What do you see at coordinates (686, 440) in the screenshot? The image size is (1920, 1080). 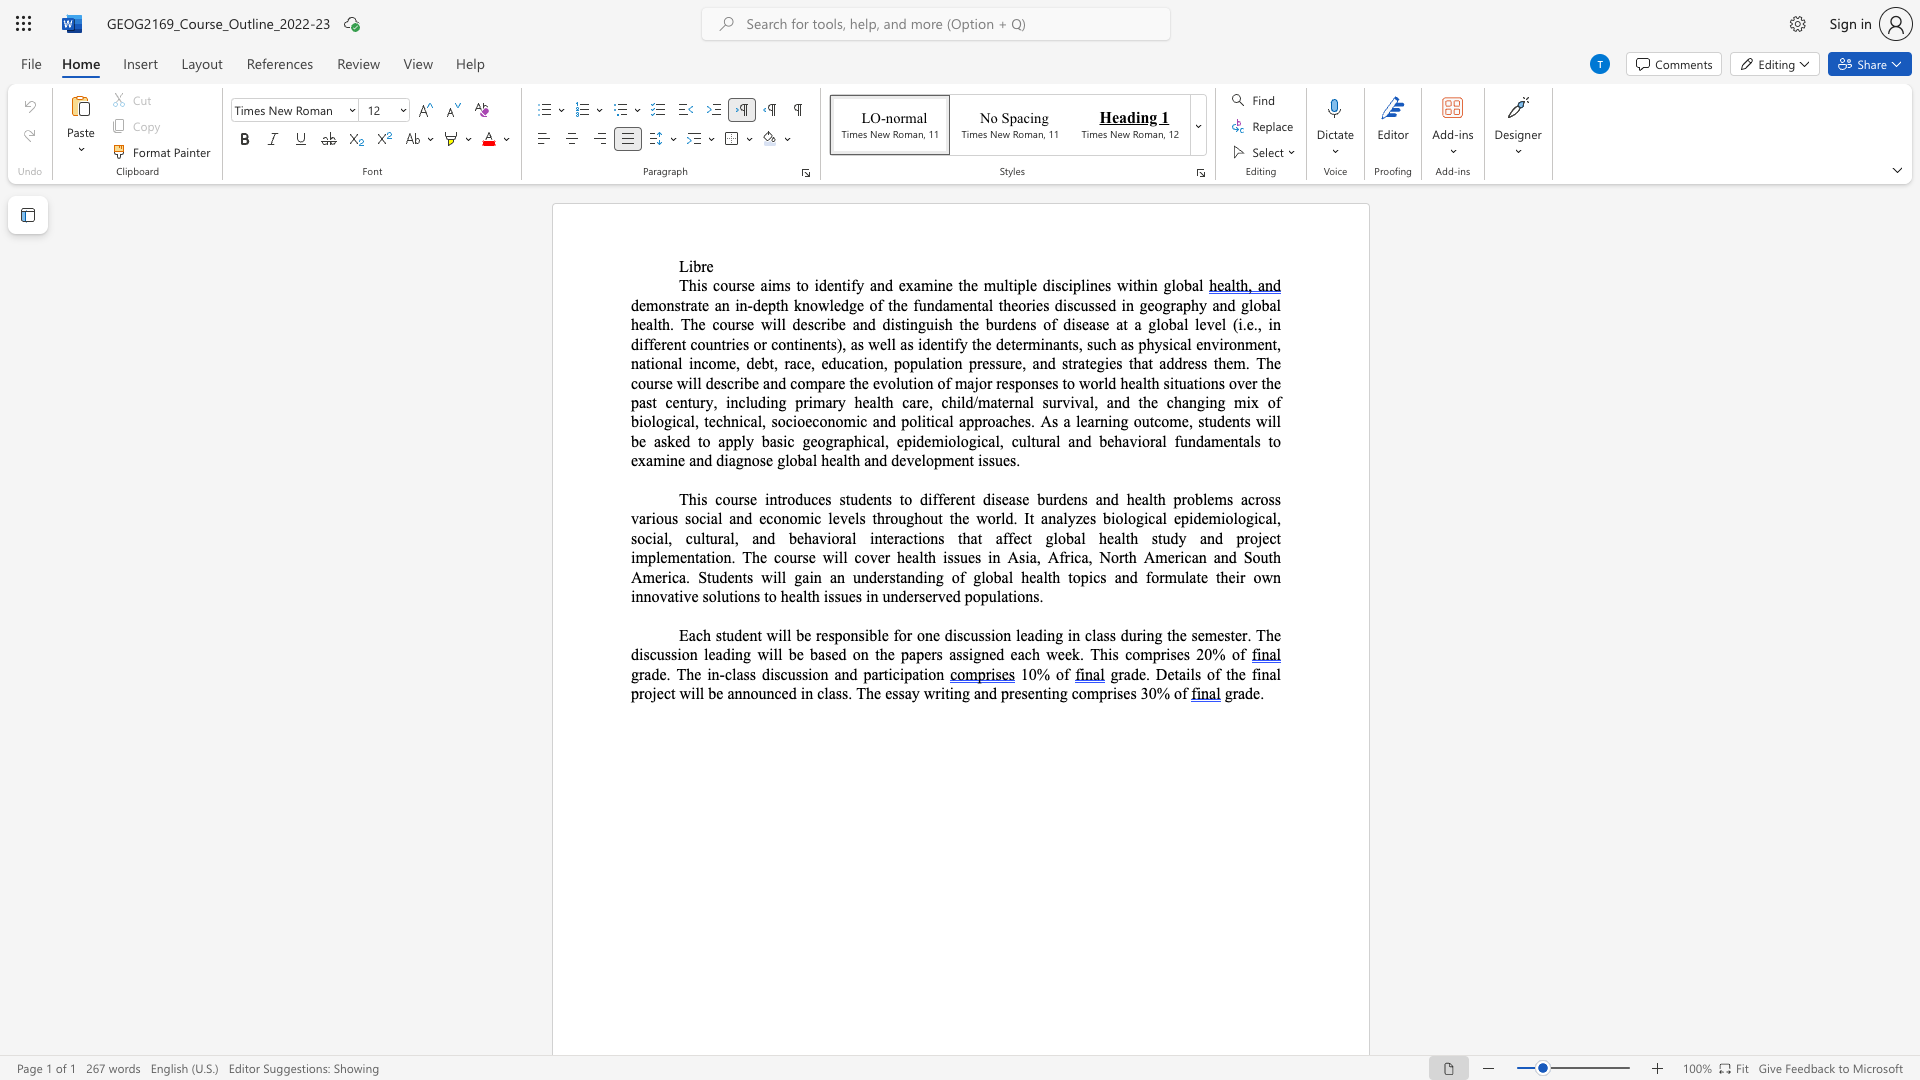 I see `the 2th character "d" in the text` at bounding box center [686, 440].